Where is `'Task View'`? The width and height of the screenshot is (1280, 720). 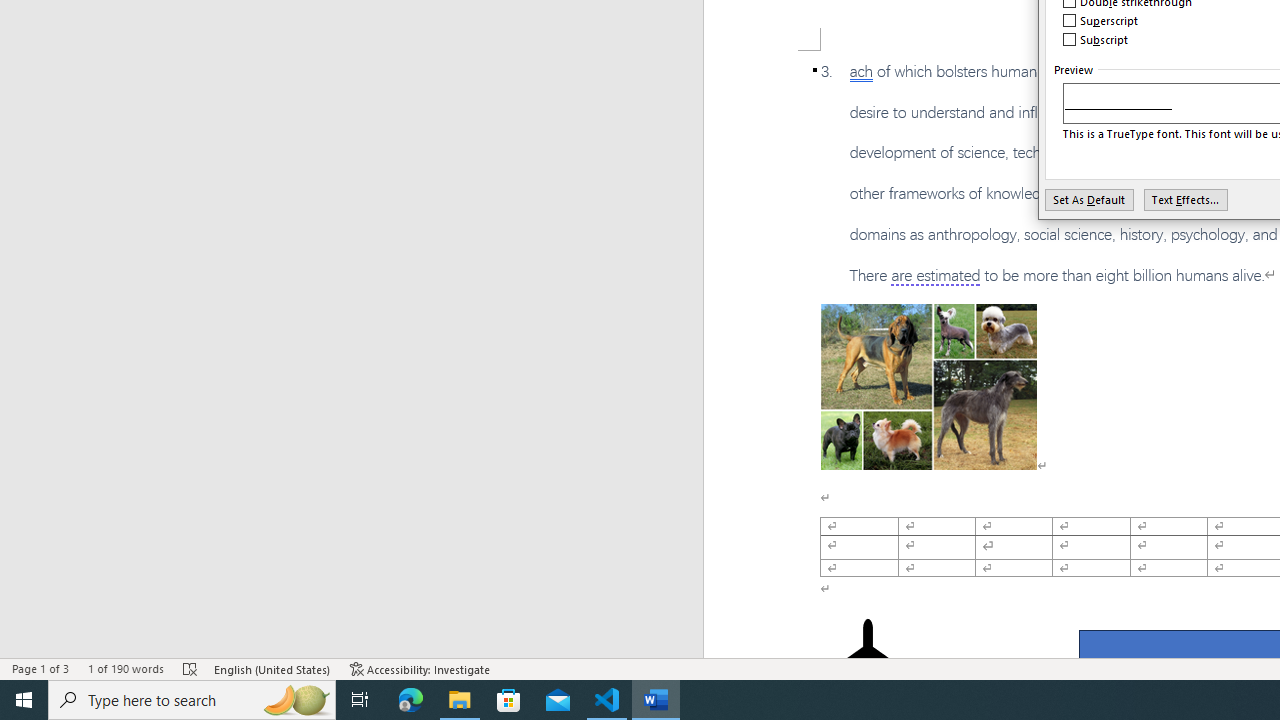
'Task View' is located at coordinates (359, 698).